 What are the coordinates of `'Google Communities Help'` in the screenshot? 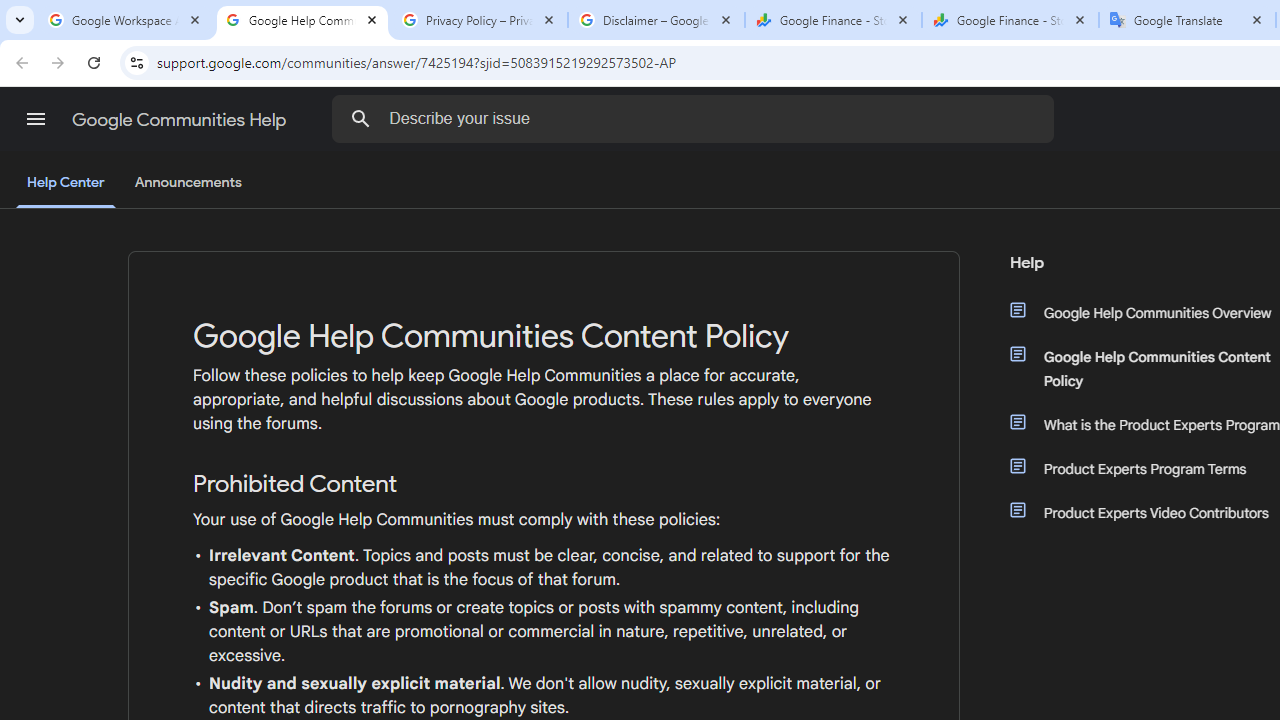 It's located at (181, 119).